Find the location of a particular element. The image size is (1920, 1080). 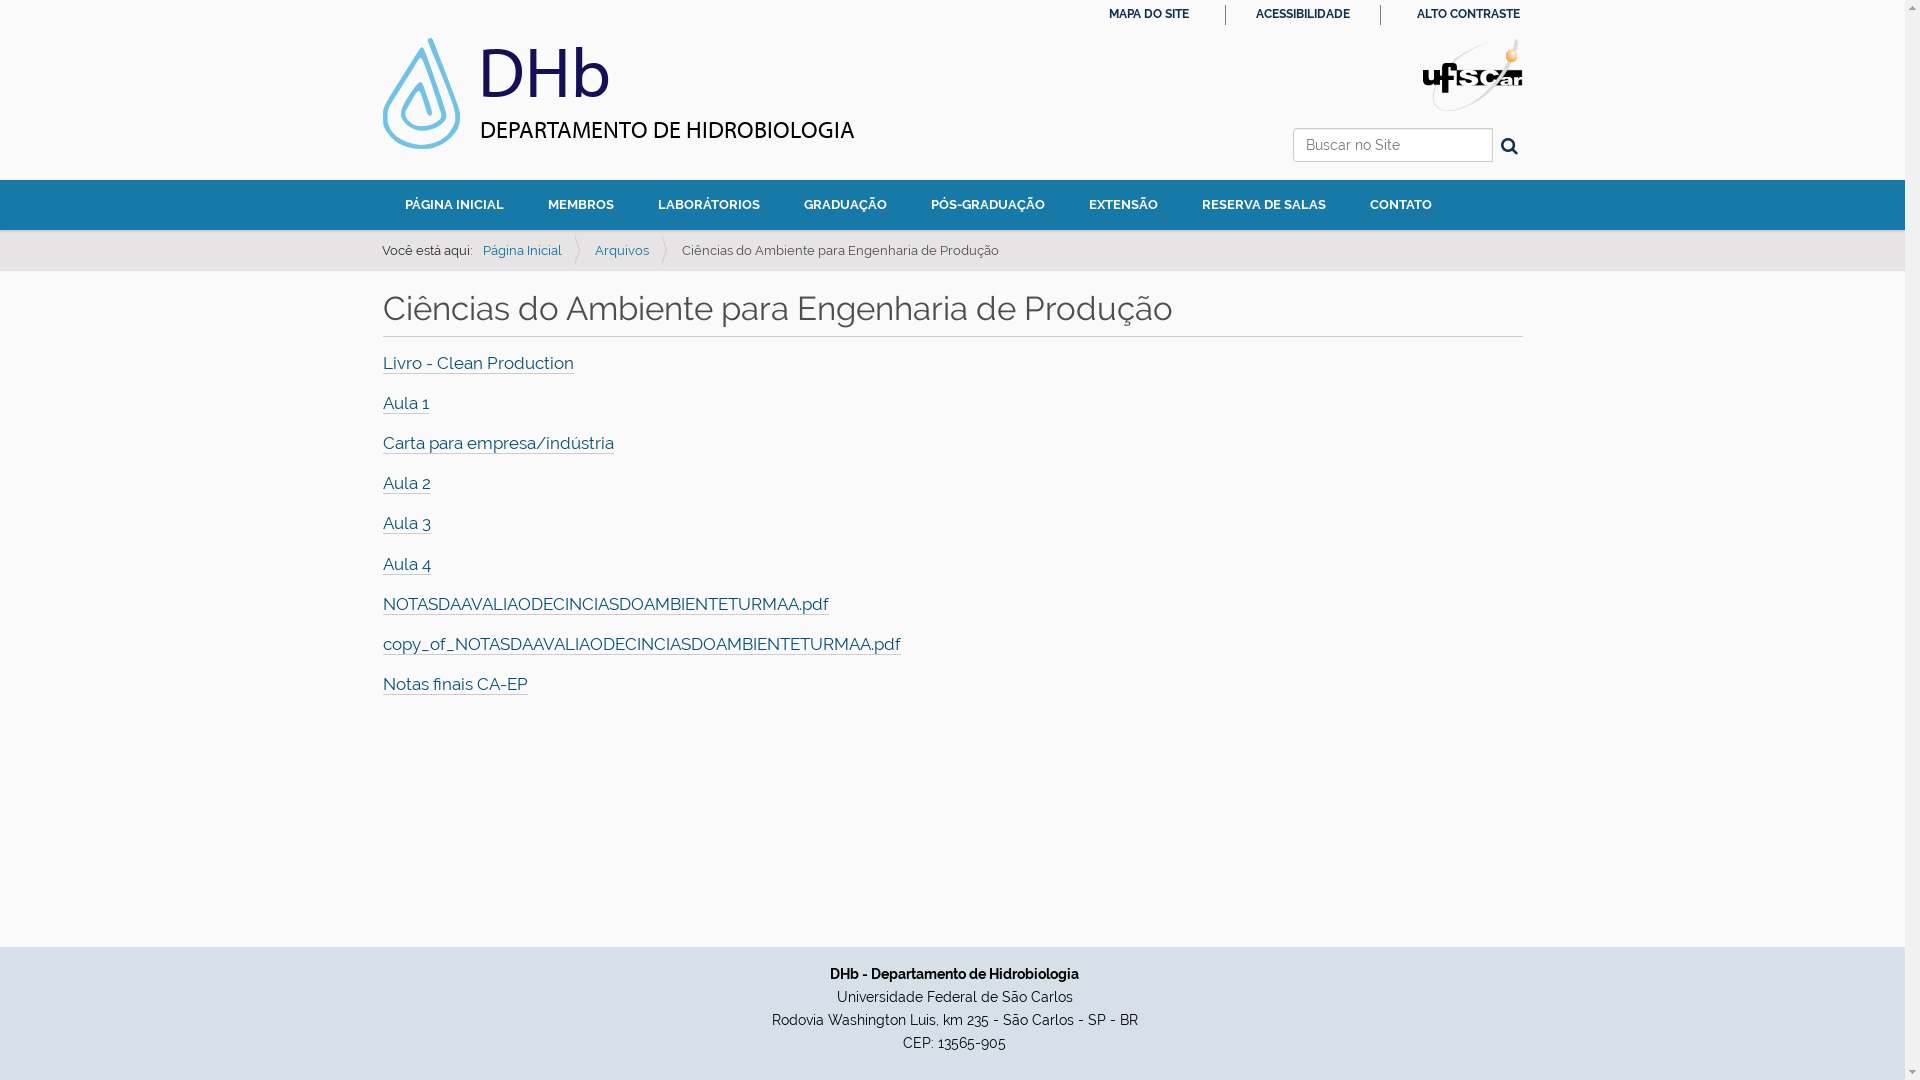

'Aula 4' is located at coordinates (382, 564).